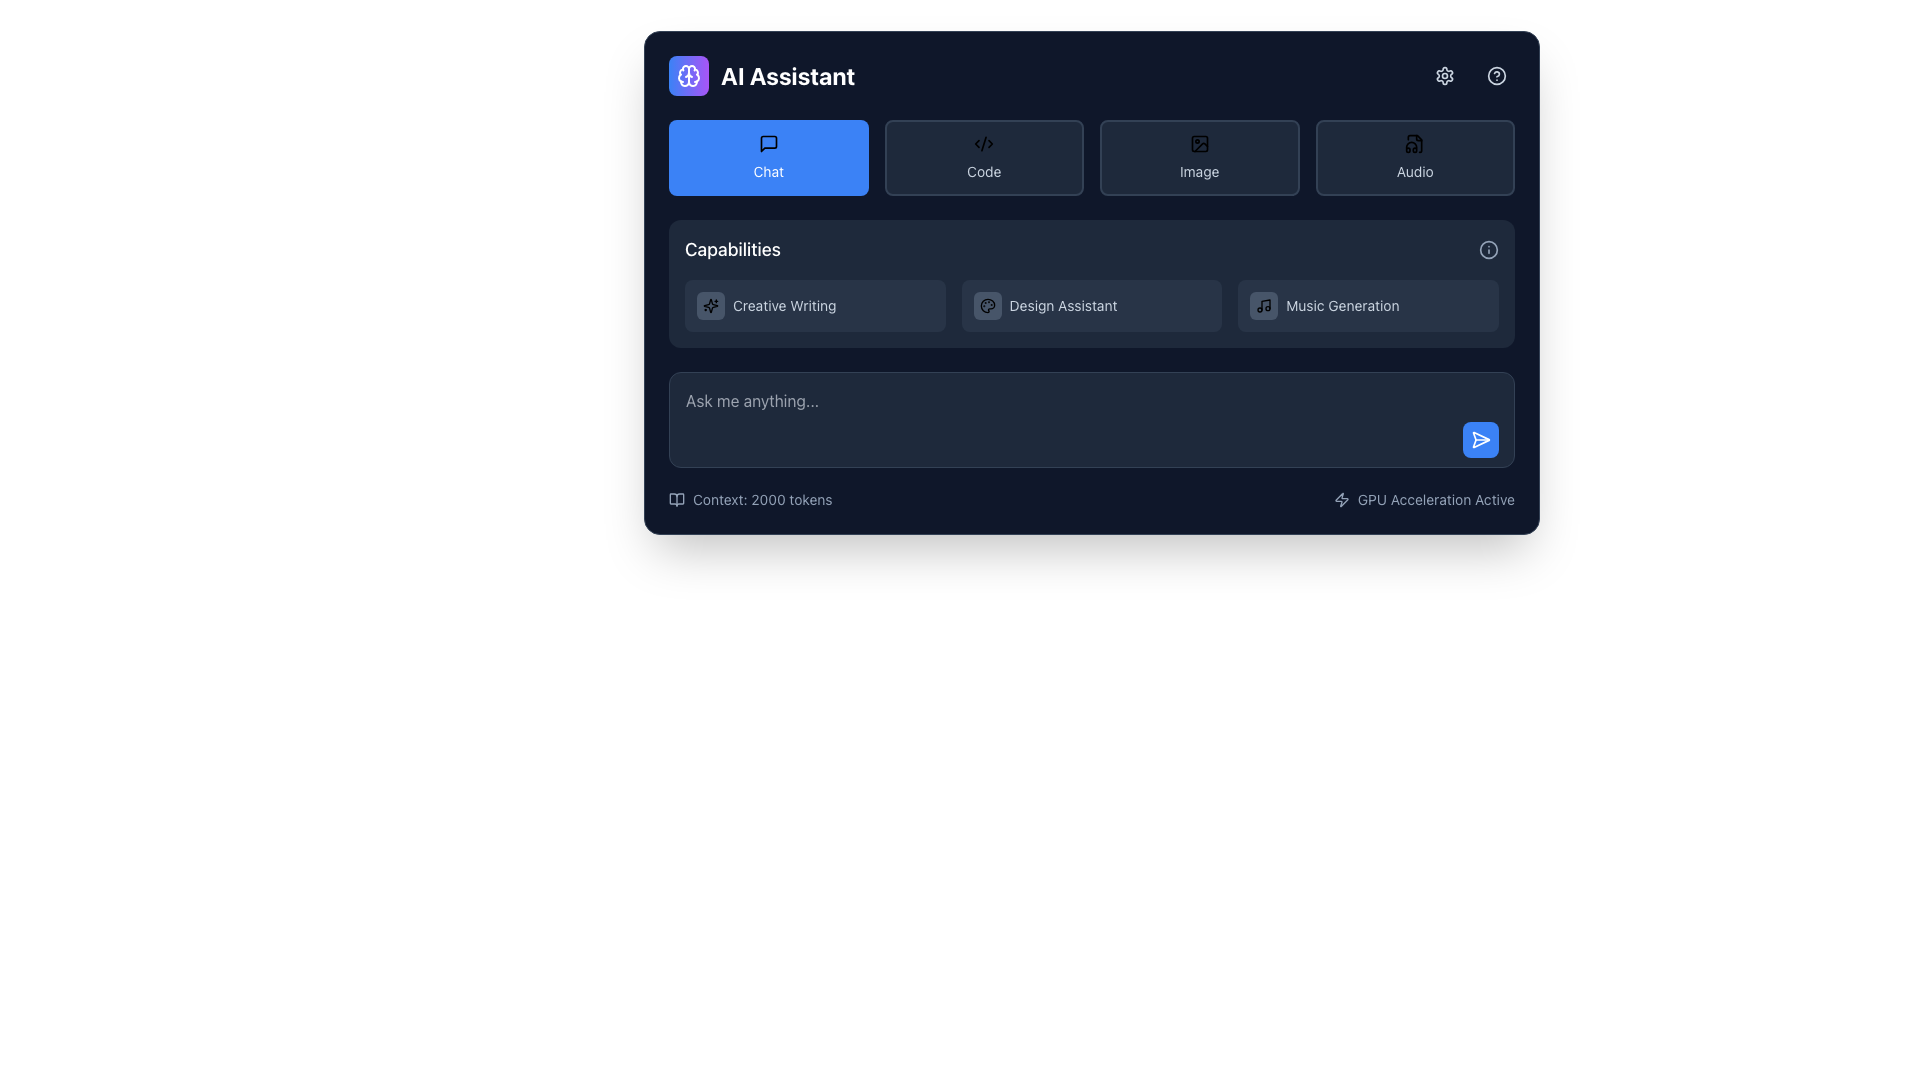 This screenshot has height=1080, width=1920. What do you see at coordinates (689, 75) in the screenshot?
I see `the cognitive processes icon located in the upper-left quadrant of the interface` at bounding box center [689, 75].